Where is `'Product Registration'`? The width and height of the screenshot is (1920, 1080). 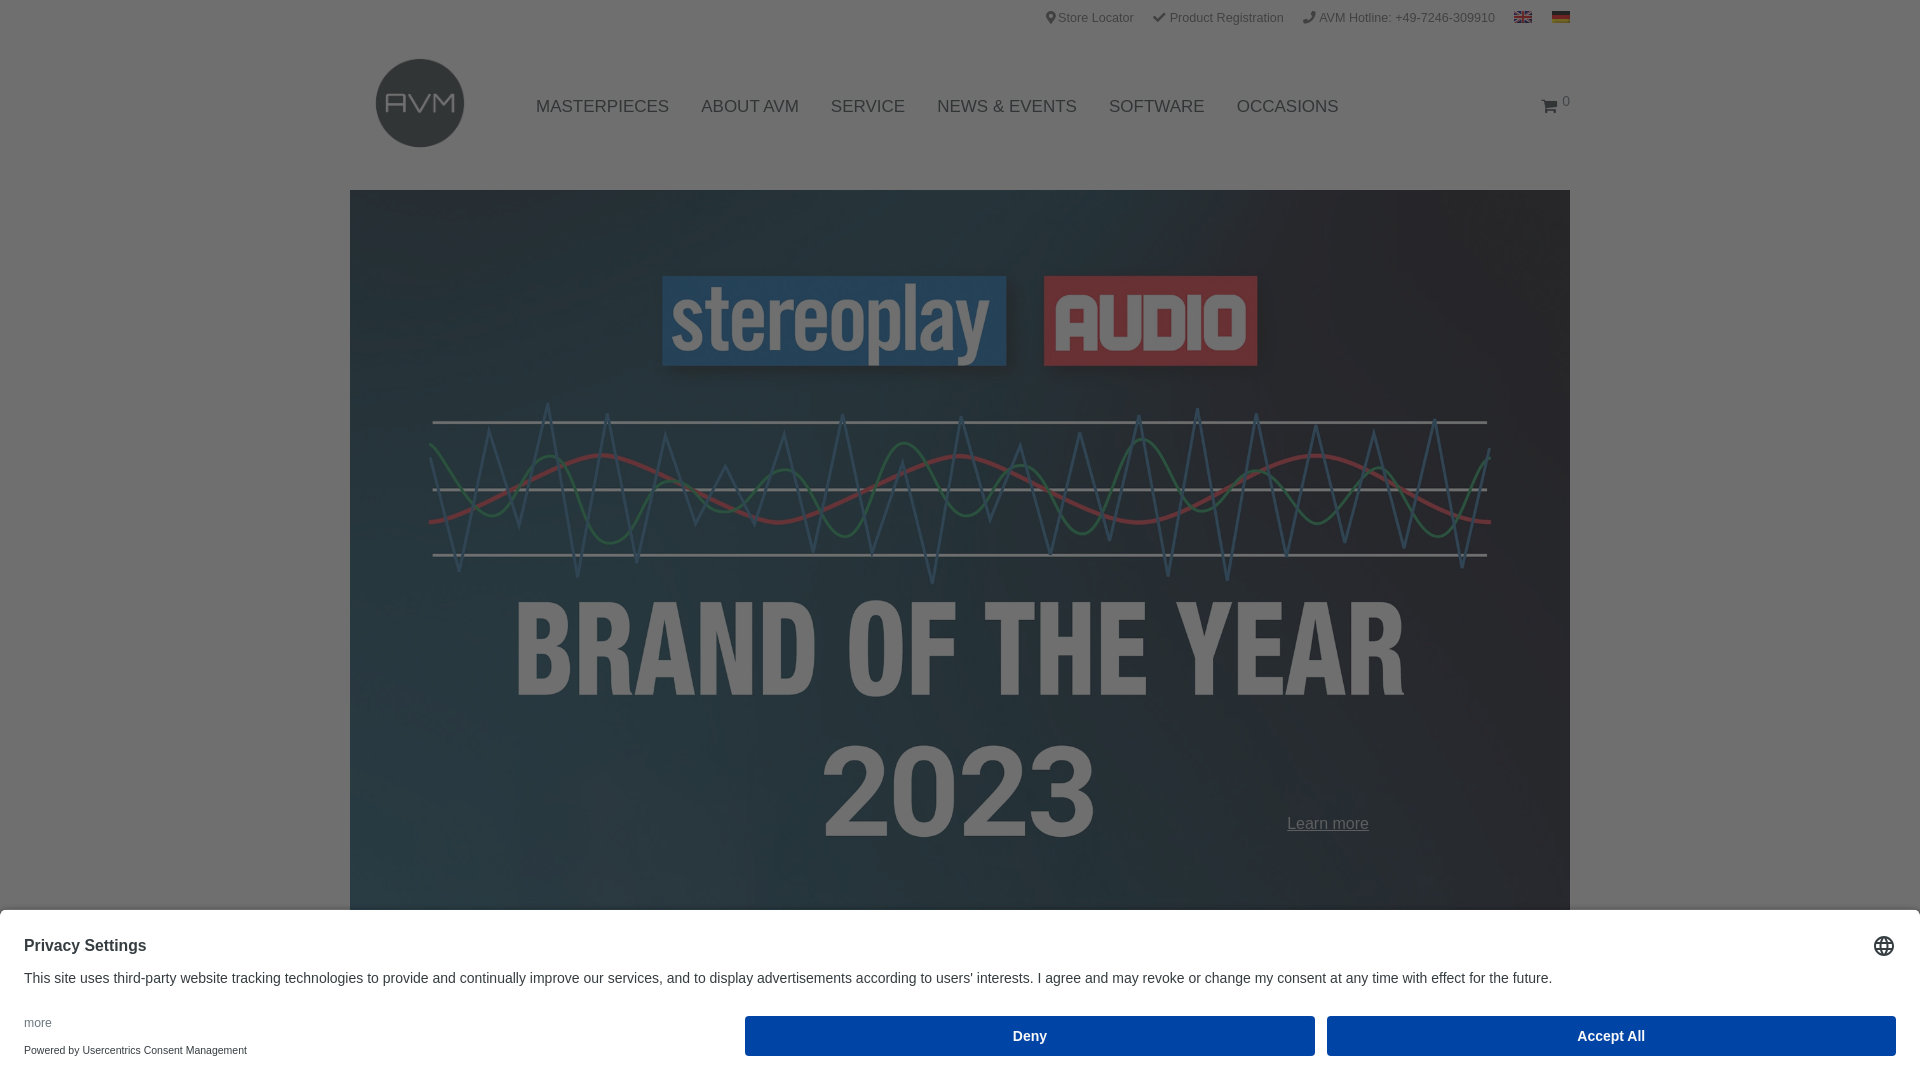 'Product Registration' is located at coordinates (1217, 18).